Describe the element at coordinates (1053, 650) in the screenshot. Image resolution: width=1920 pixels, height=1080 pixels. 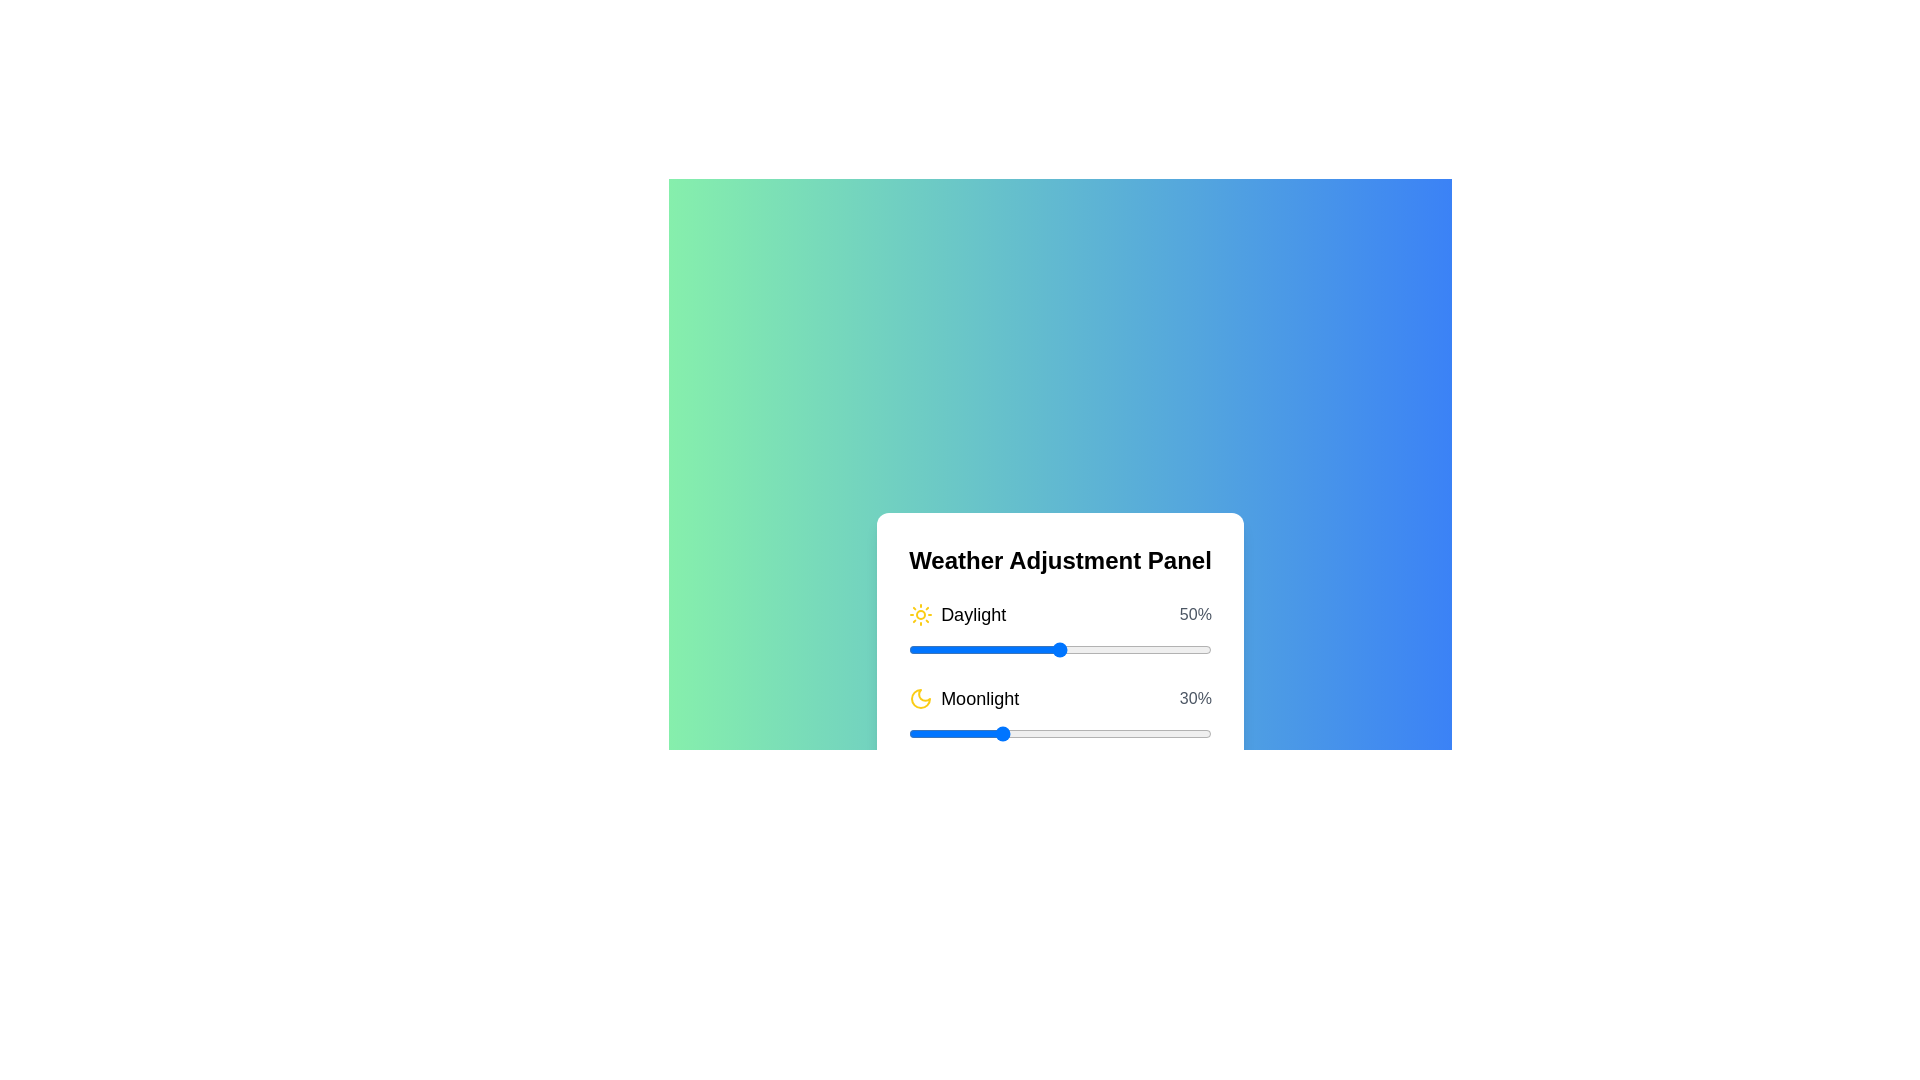
I see `the Daylight slider to 48%` at that location.